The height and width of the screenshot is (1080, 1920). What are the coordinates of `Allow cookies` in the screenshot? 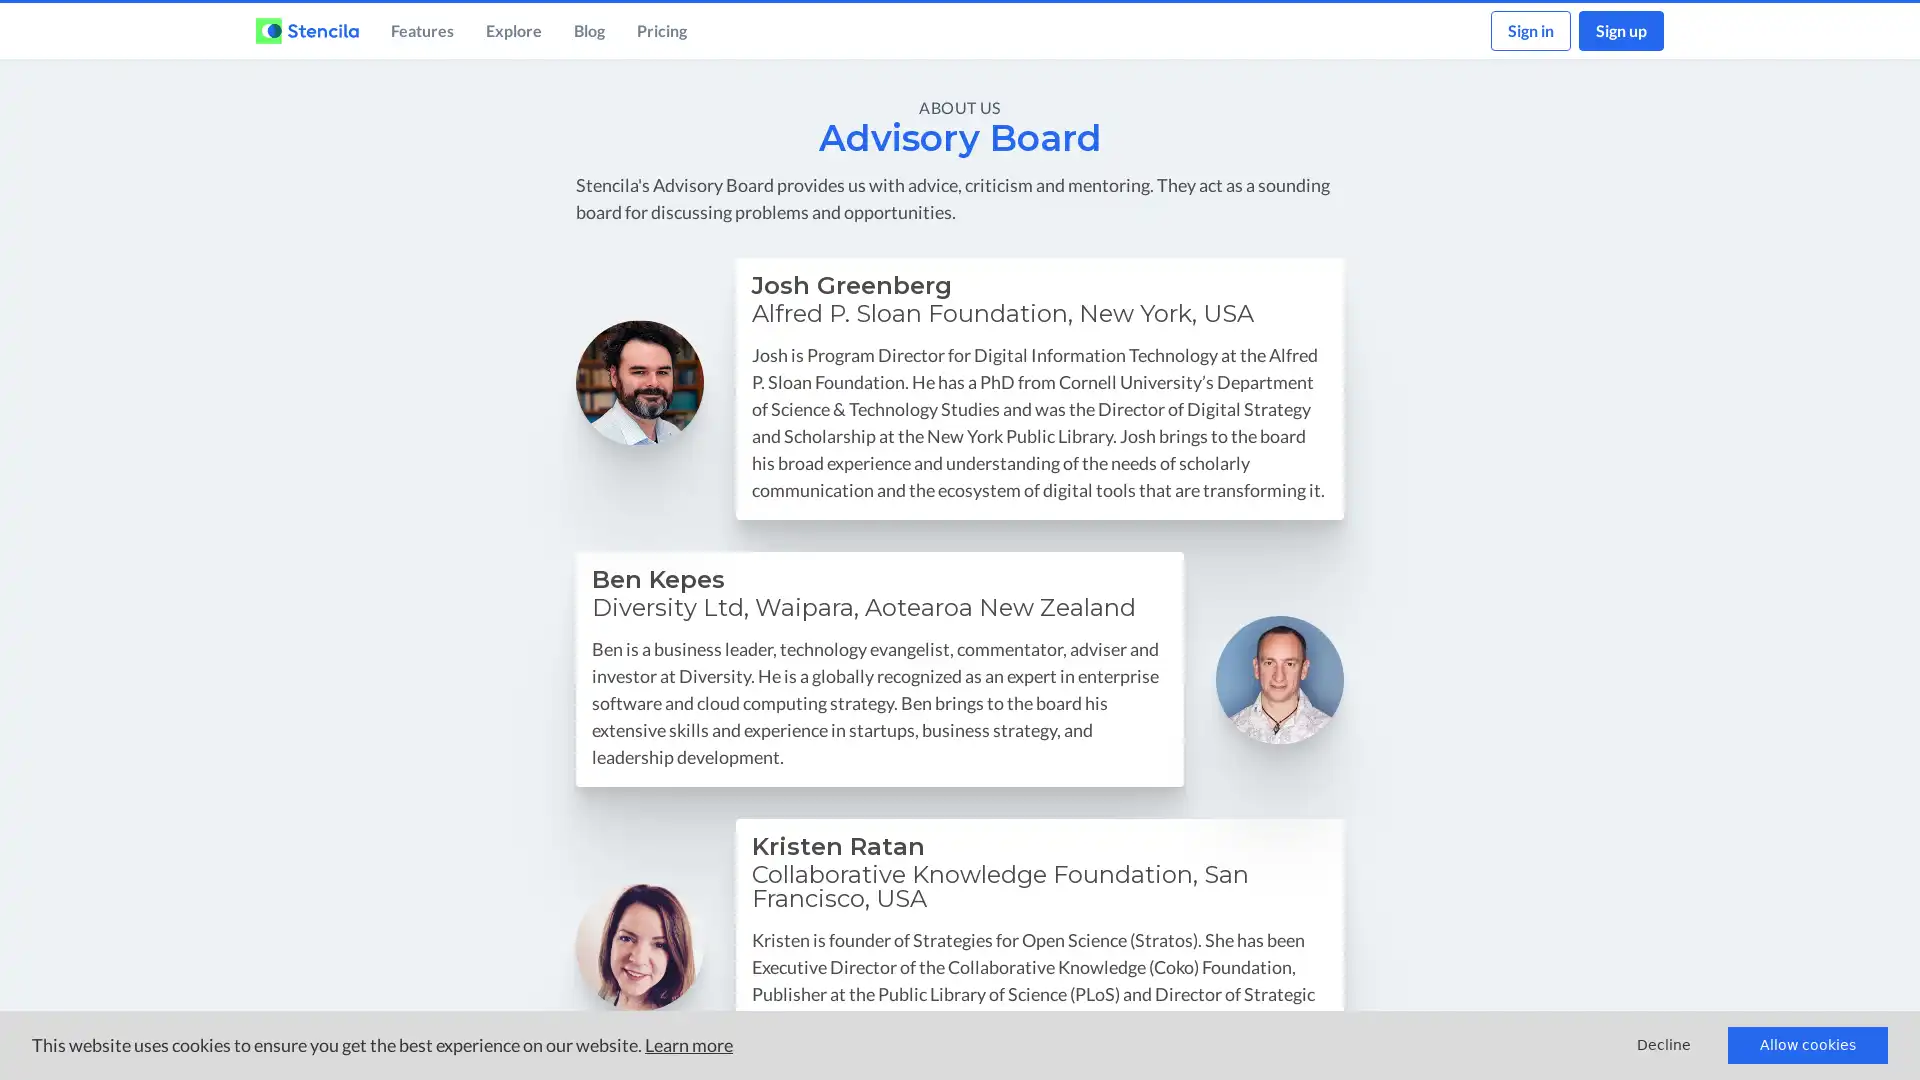 It's located at (1808, 1044).